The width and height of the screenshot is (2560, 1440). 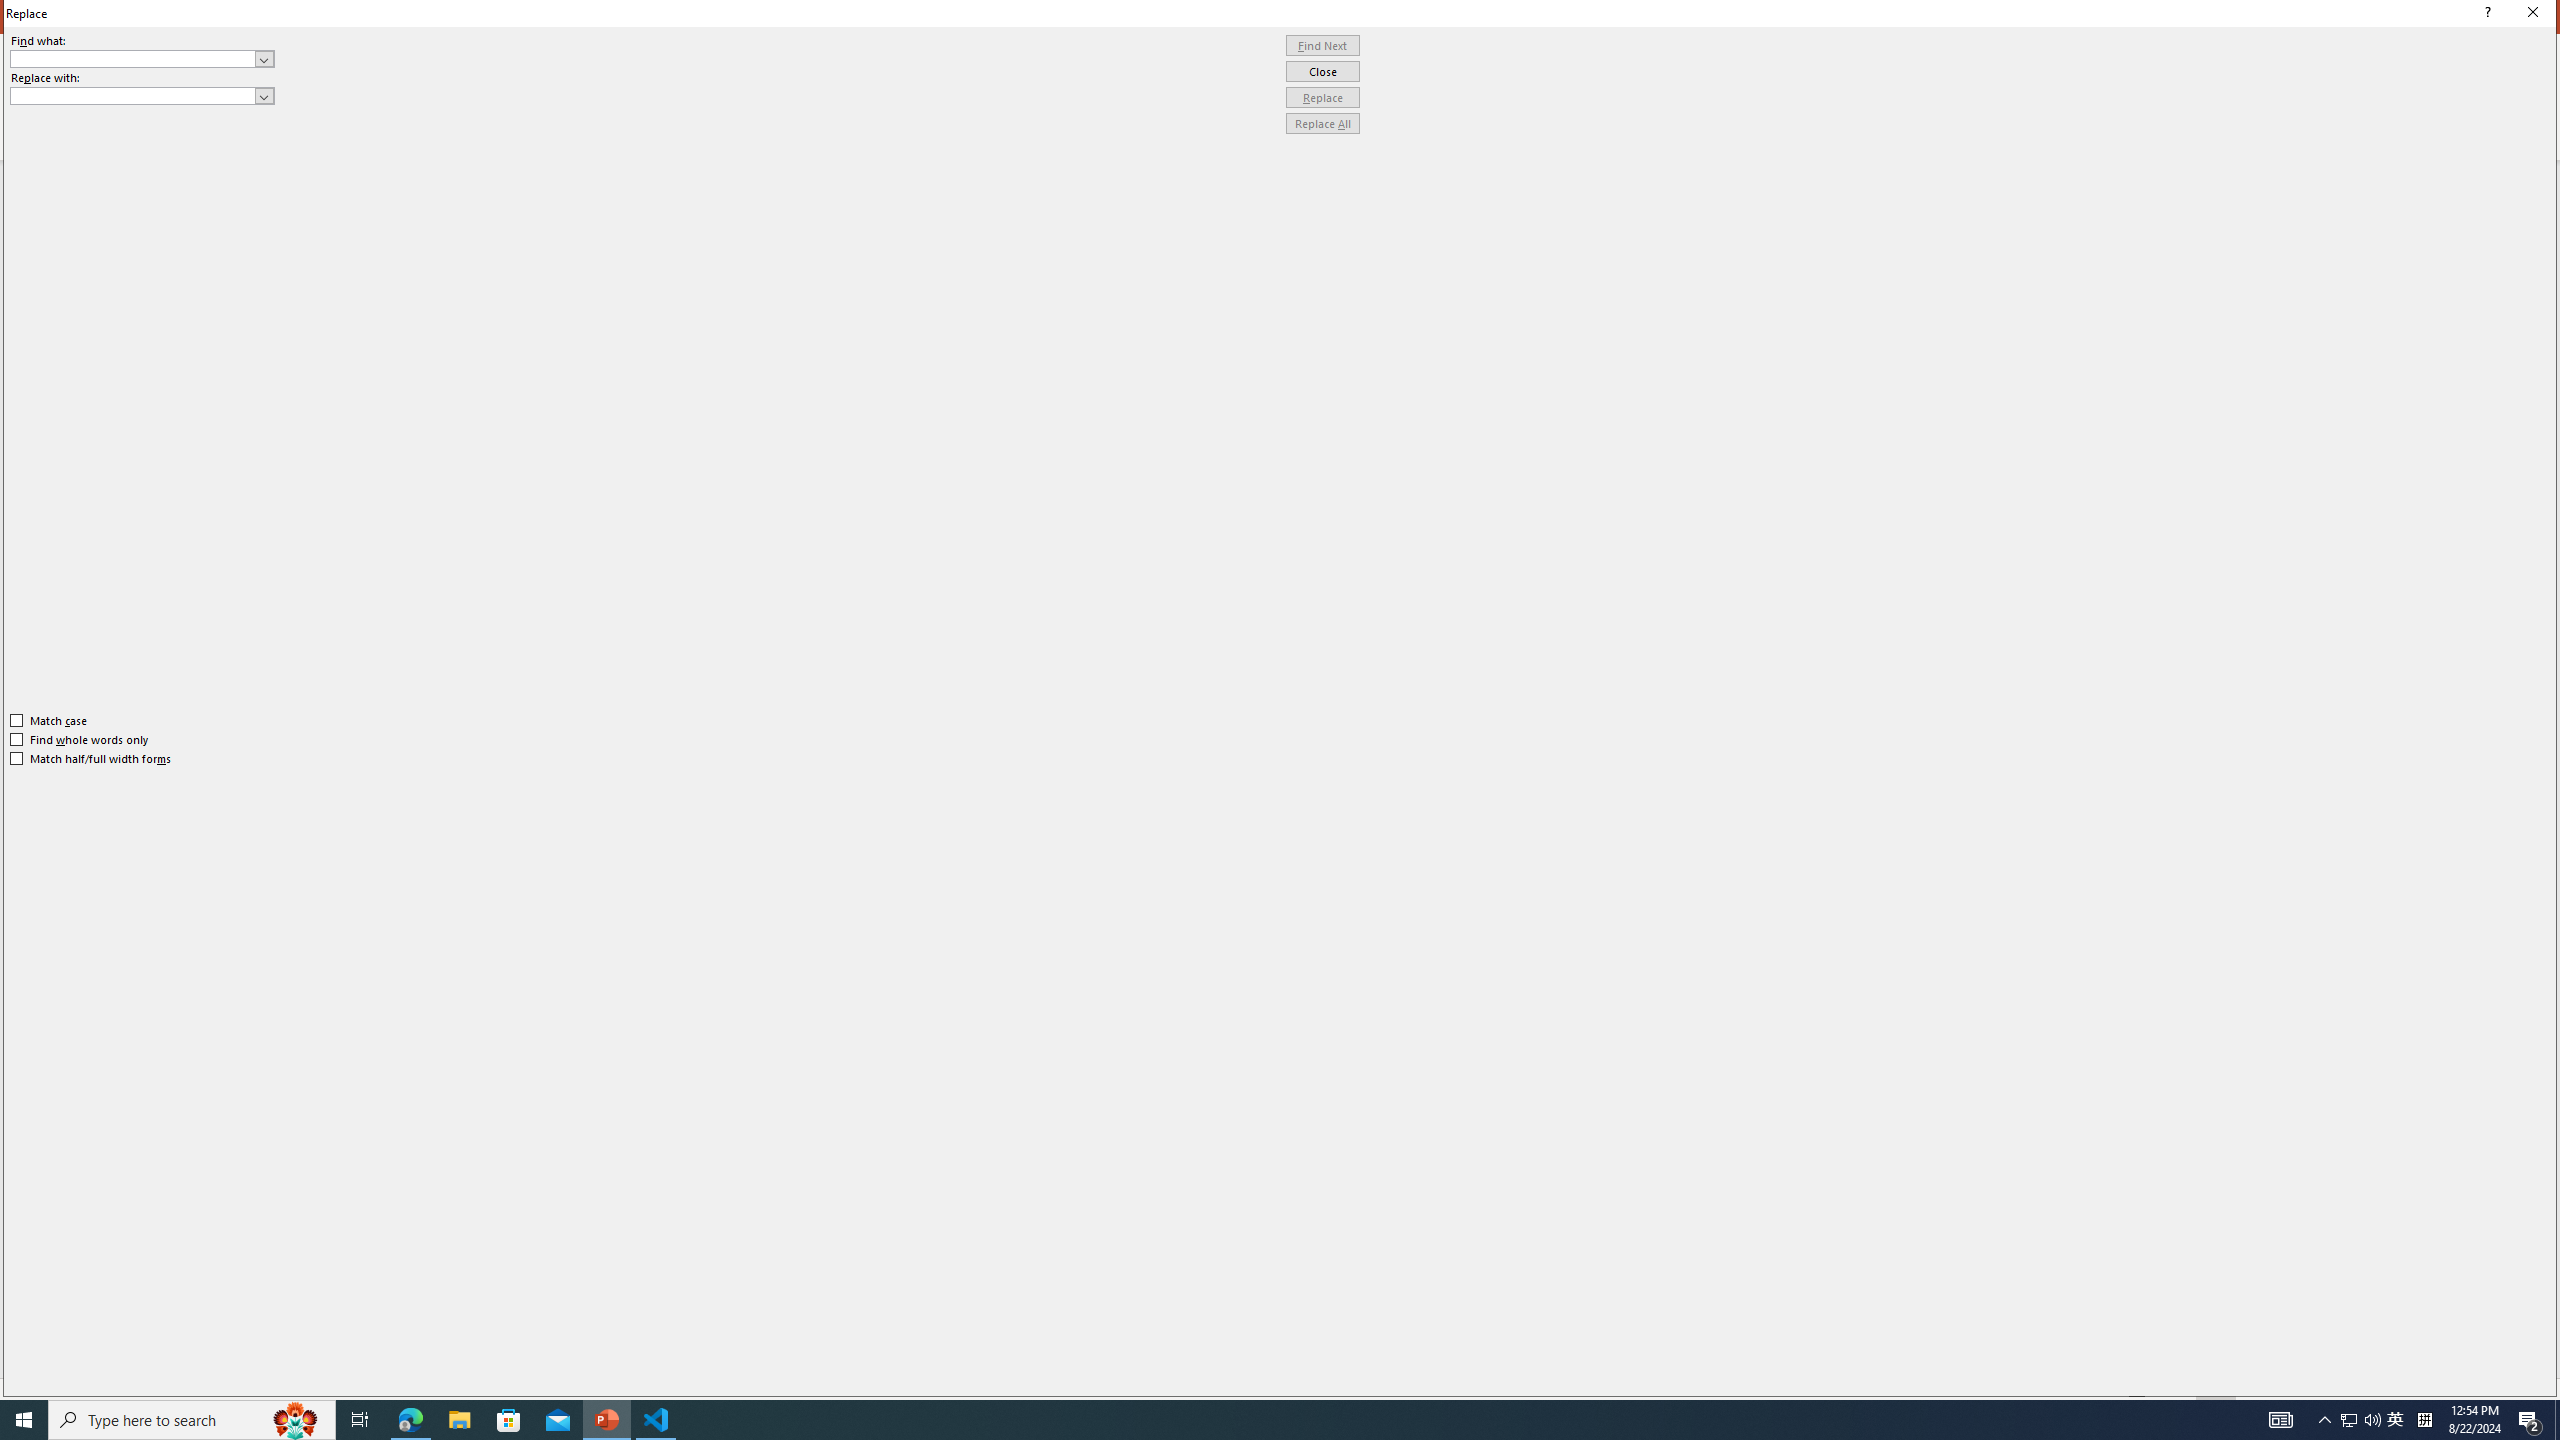 What do you see at coordinates (133, 58) in the screenshot?
I see `'Find what'` at bounding box center [133, 58].